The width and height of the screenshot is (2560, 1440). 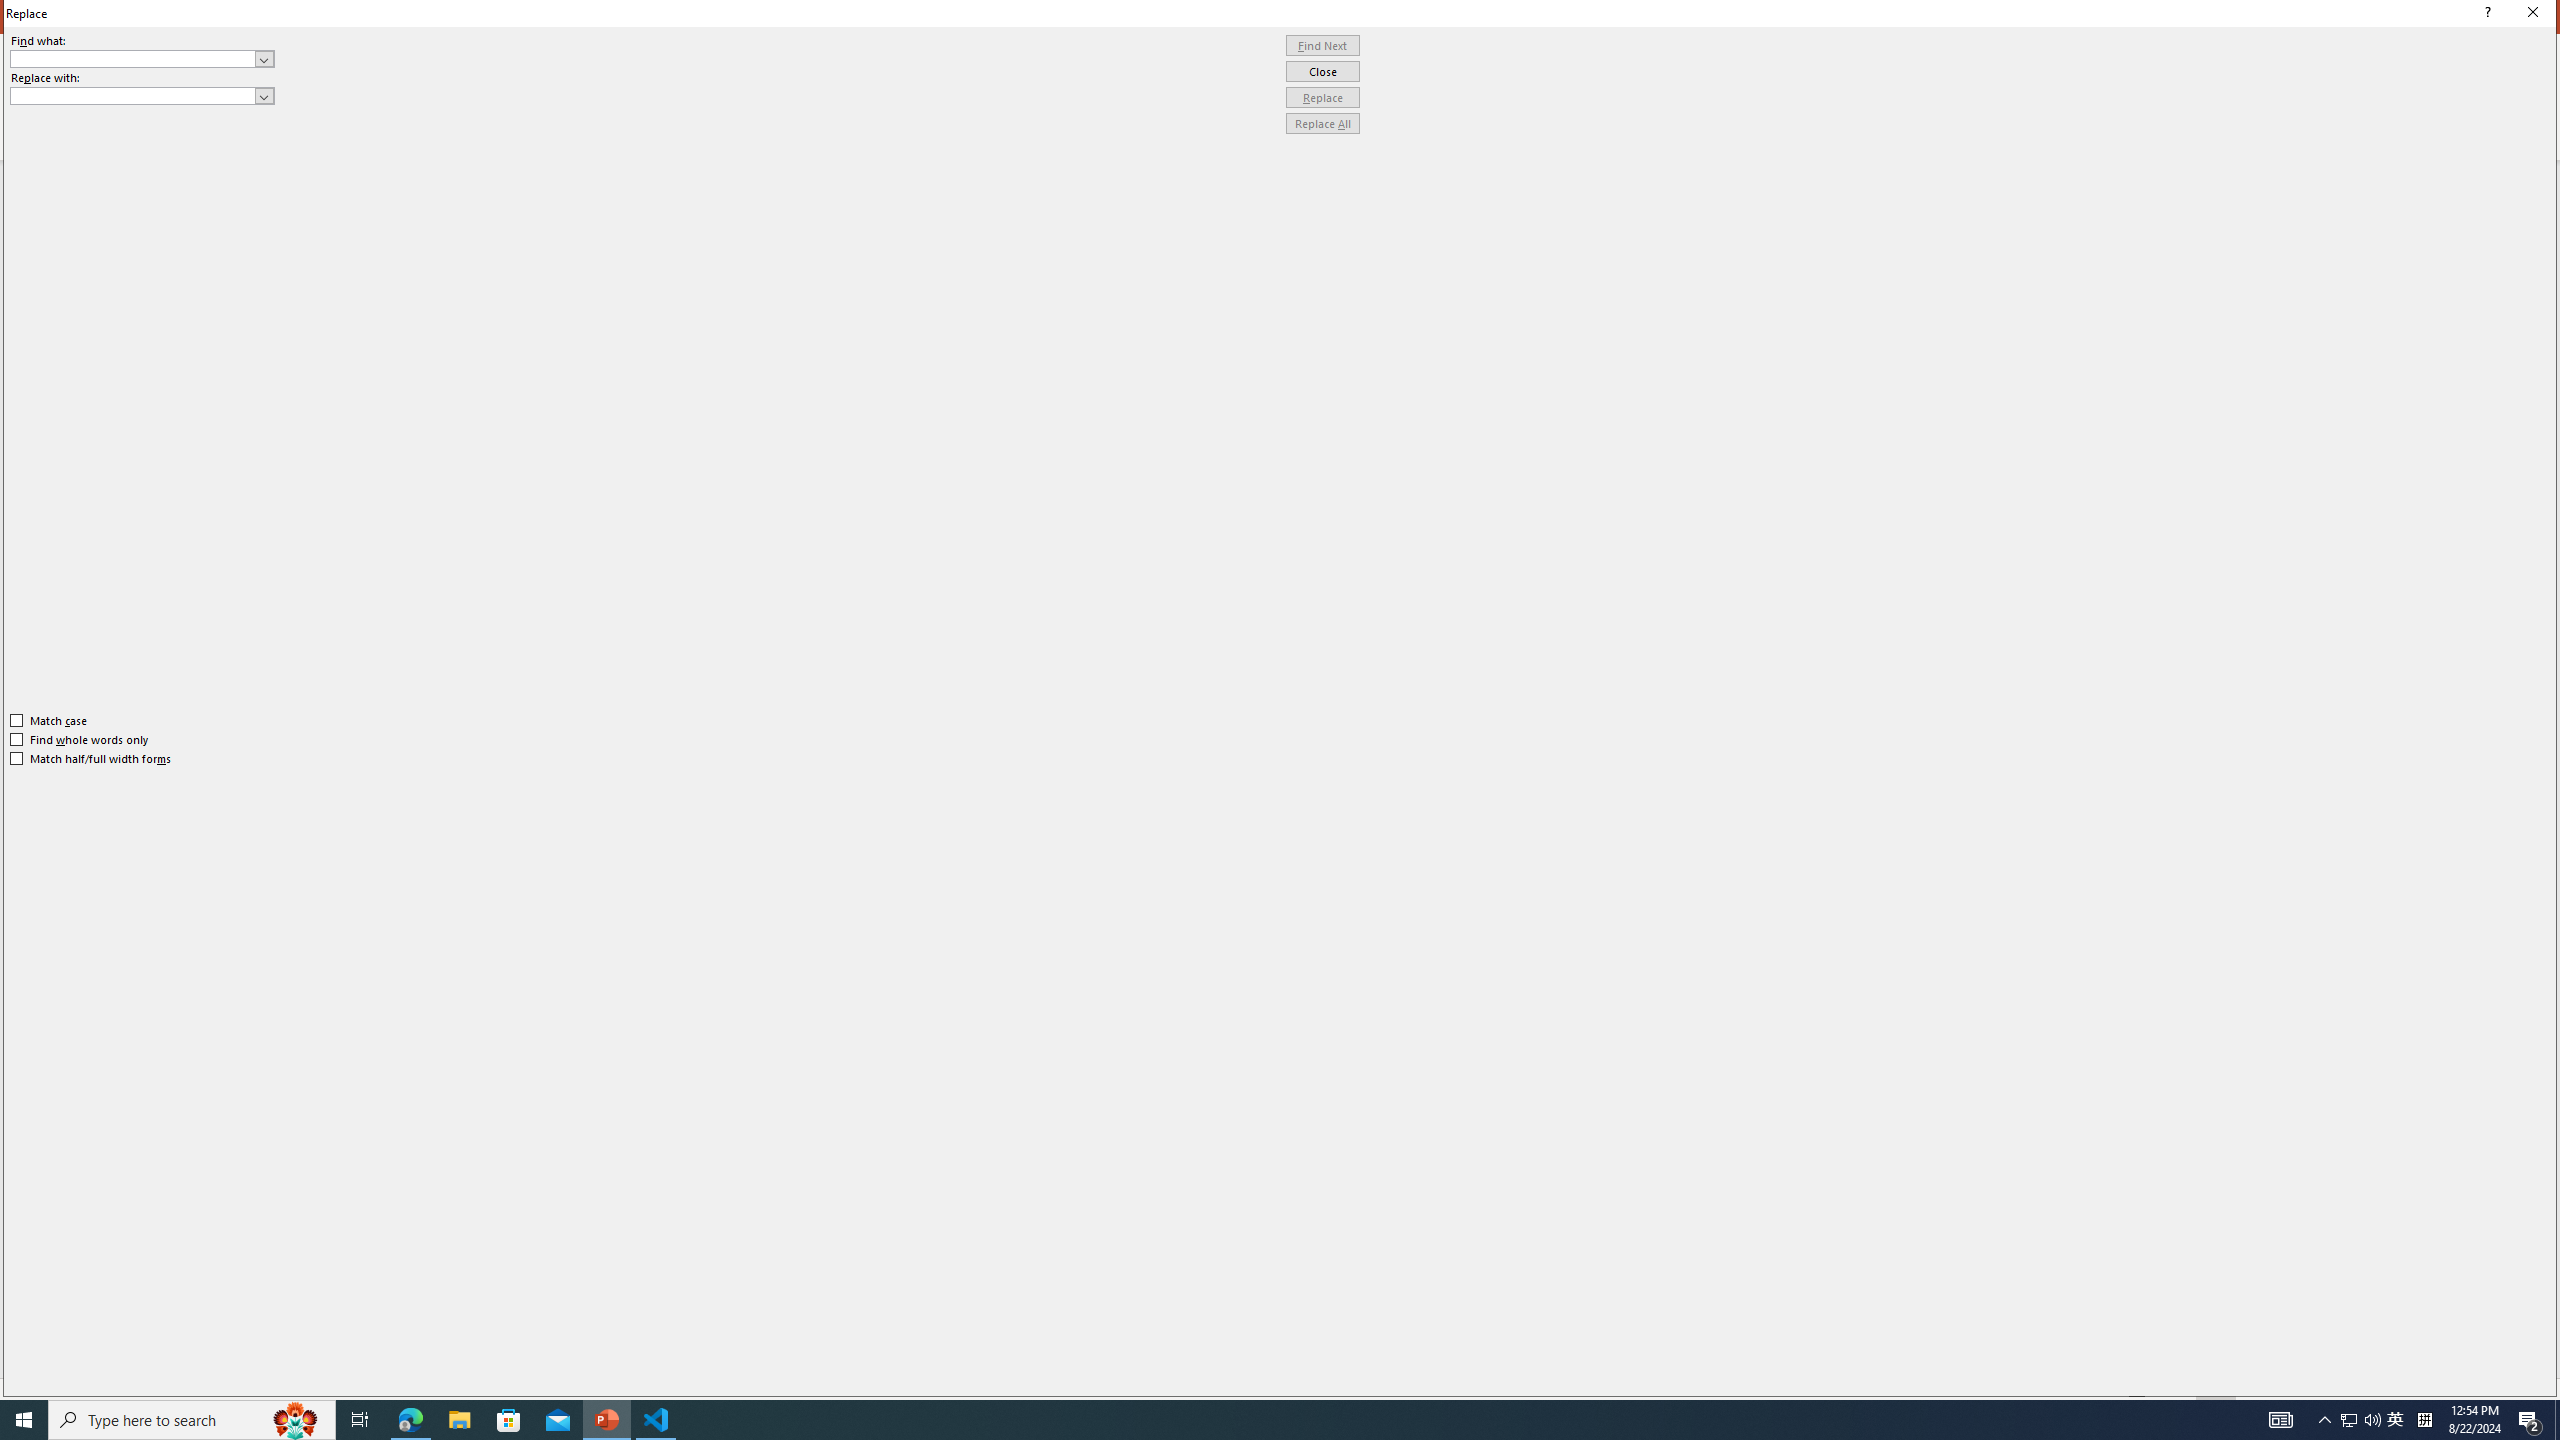 What do you see at coordinates (133, 58) in the screenshot?
I see `'Find what'` at bounding box center [133, 58].